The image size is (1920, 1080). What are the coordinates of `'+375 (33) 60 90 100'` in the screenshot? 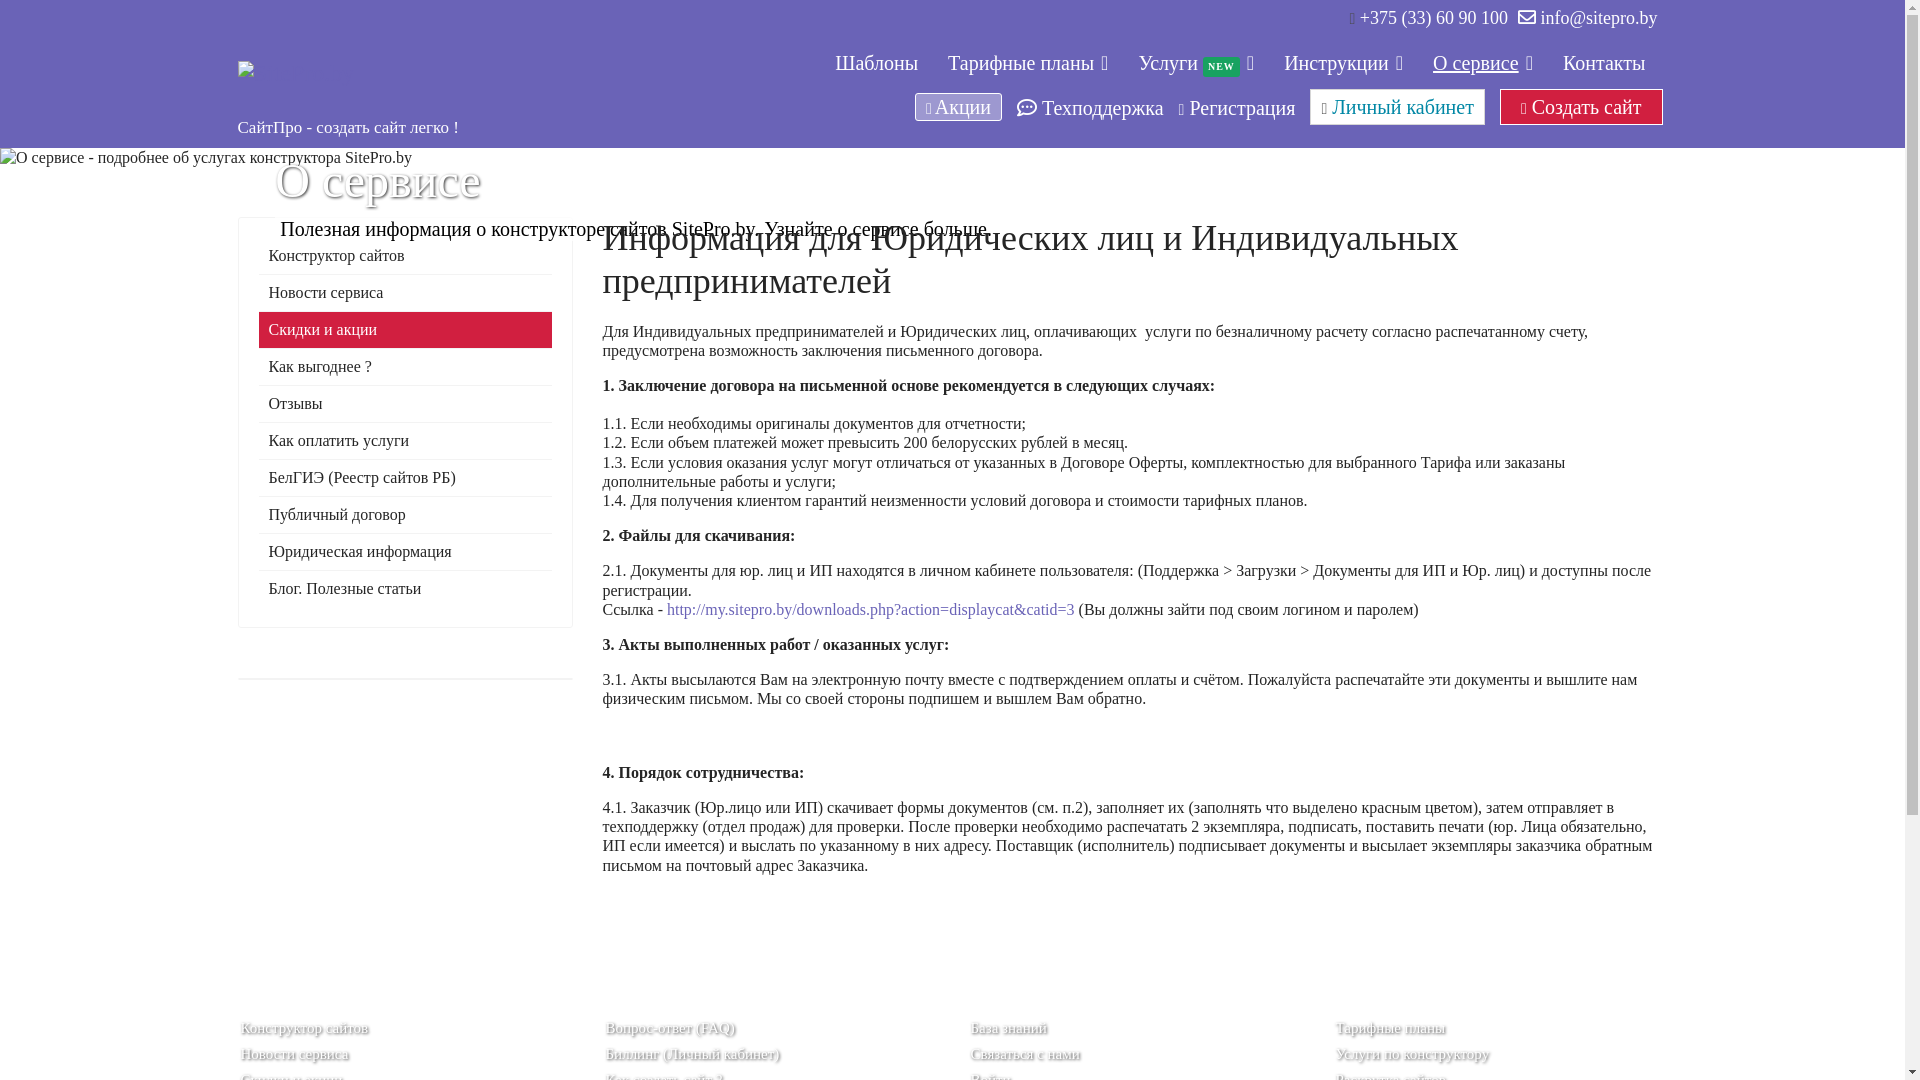 It's located at (1433, 18).